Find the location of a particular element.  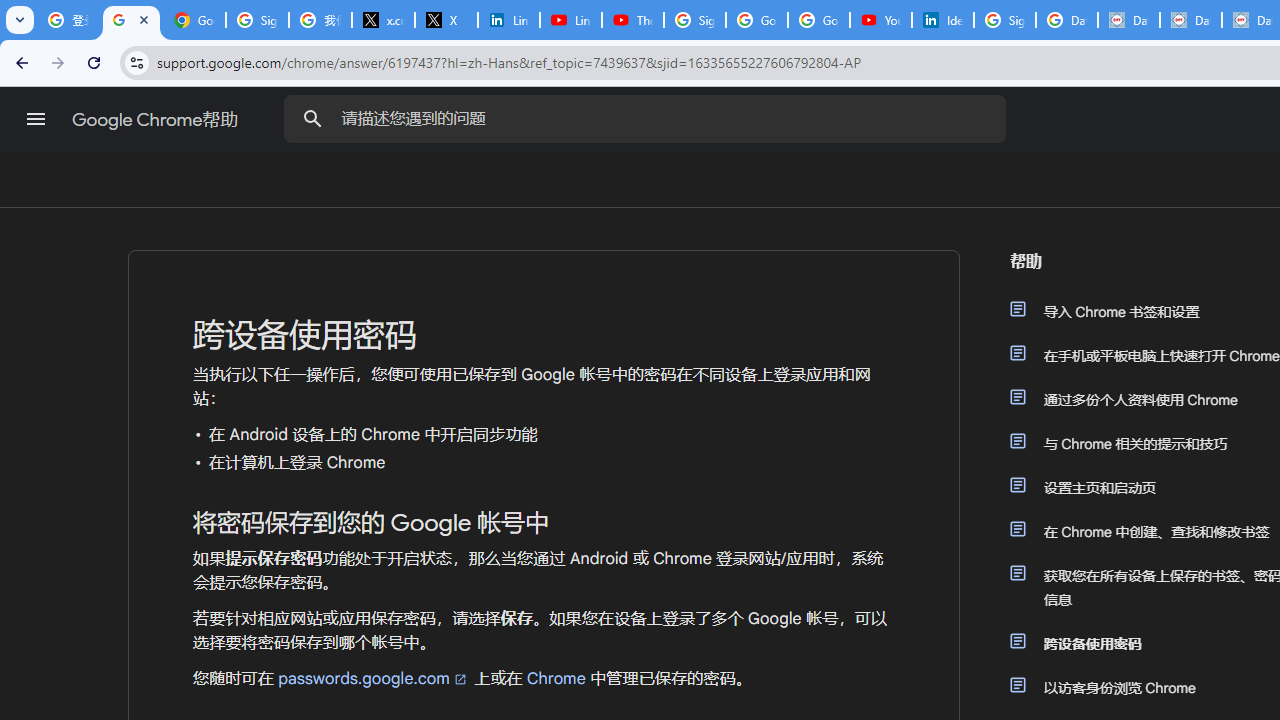

'passwords.google.com' is located at coordinates (373, 677).